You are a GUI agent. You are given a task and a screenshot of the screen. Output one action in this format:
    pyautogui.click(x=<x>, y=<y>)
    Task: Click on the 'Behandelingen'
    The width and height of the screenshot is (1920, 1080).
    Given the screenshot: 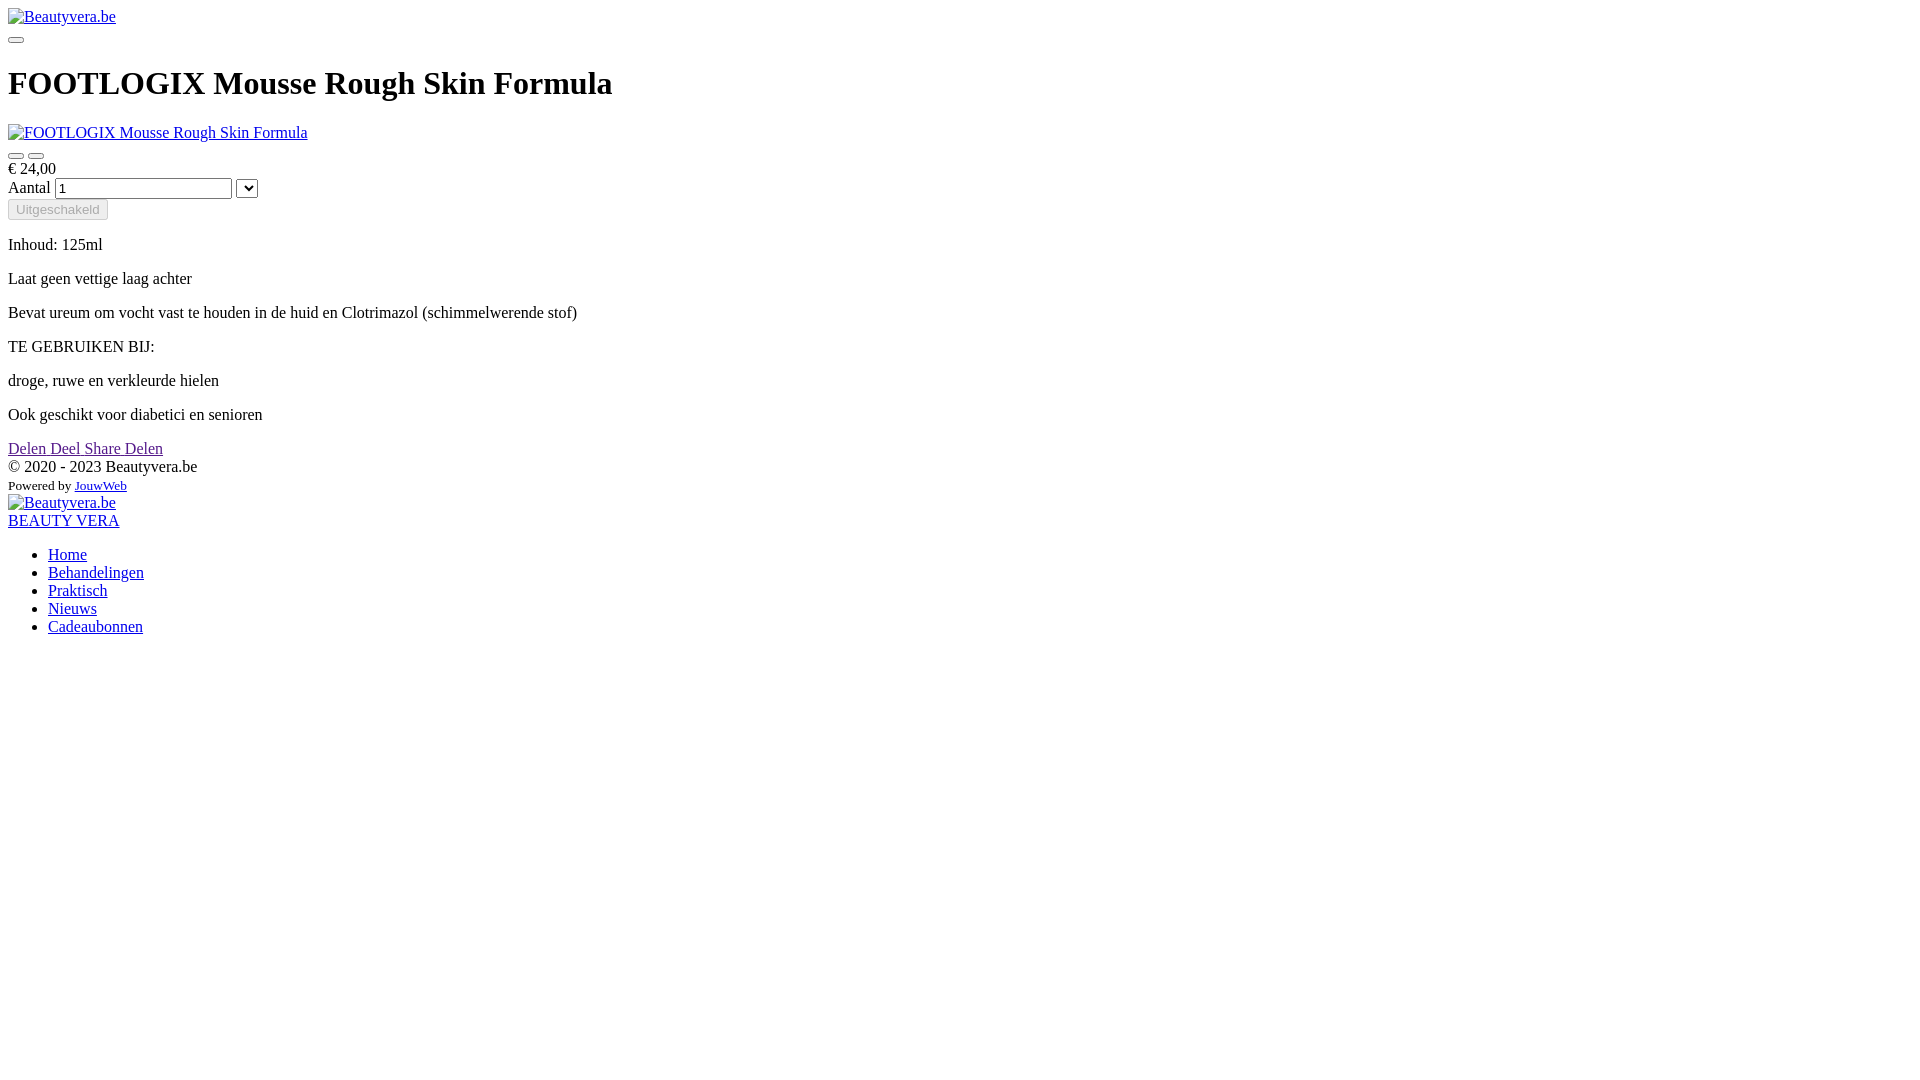 What is the action you would take?
    pyautogui.click(x=95, y=572)
    